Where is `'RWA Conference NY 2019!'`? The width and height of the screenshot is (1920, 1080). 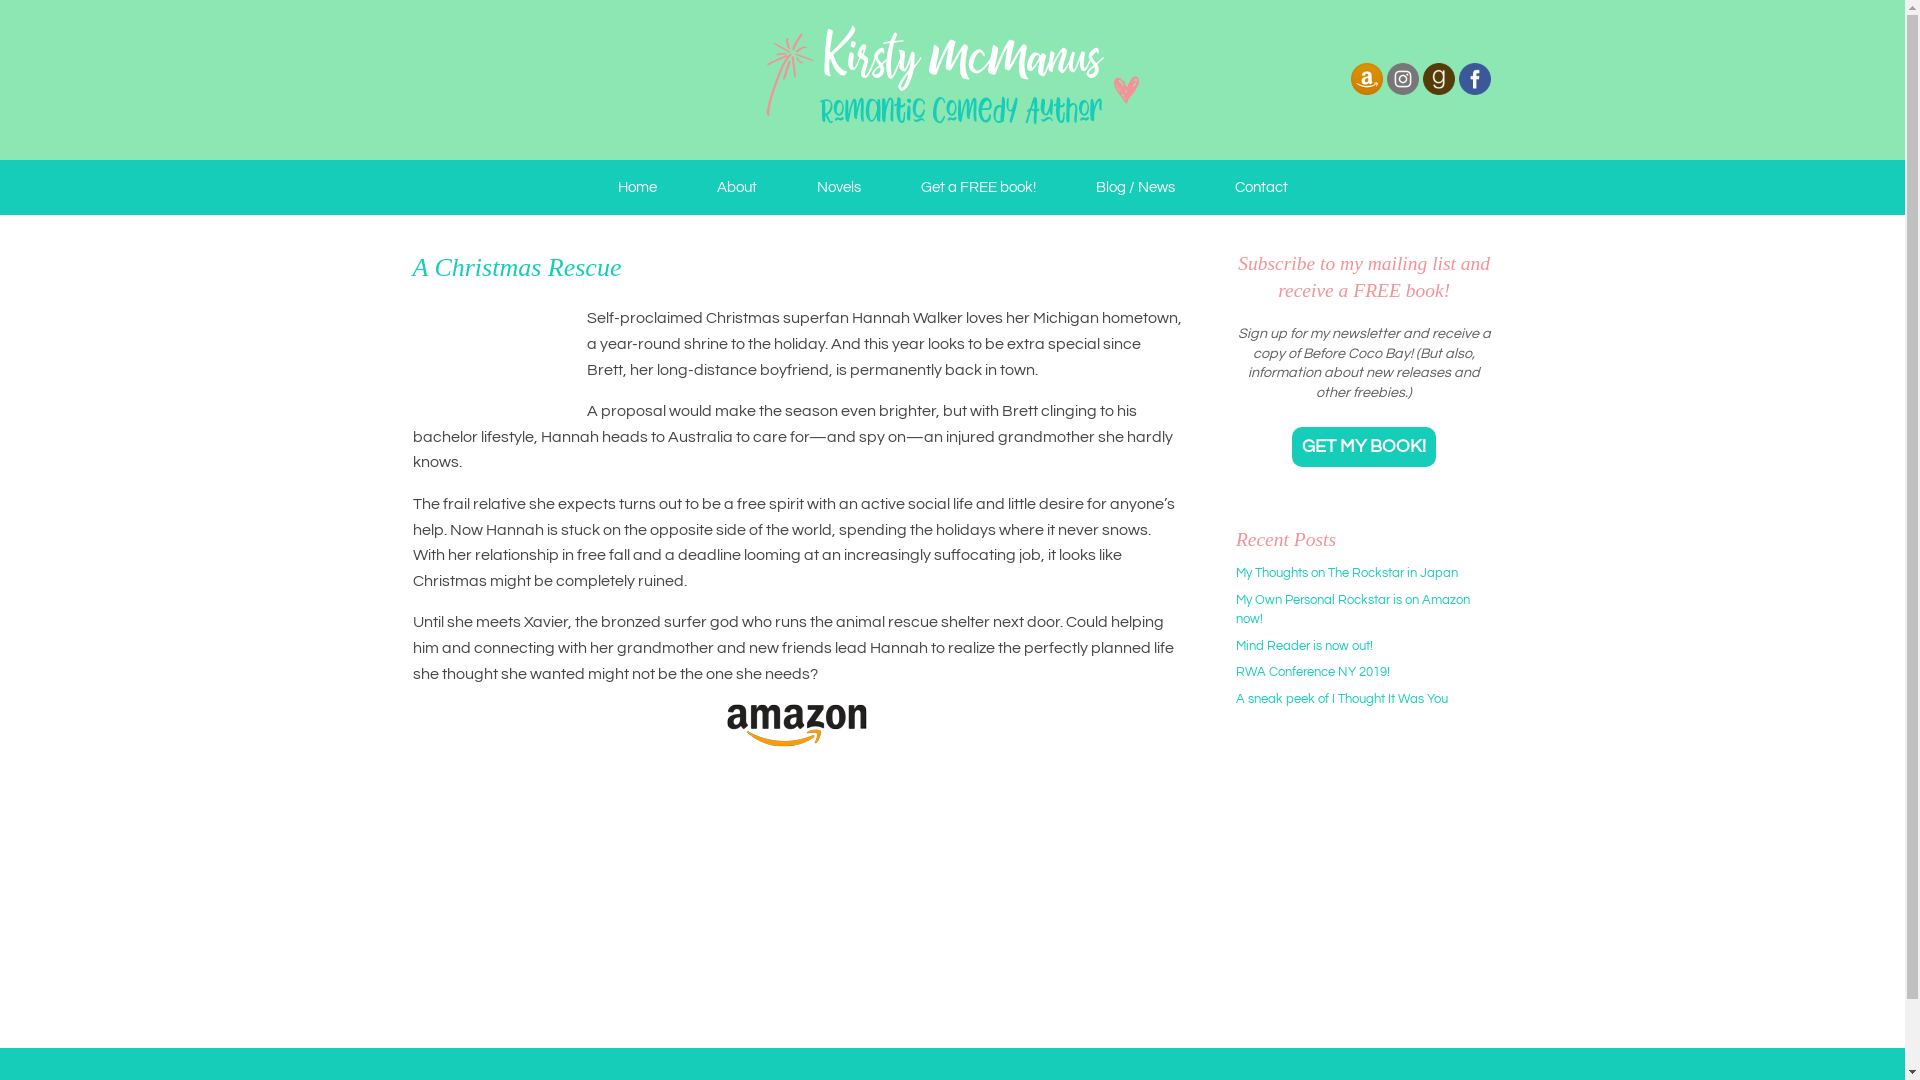
'RWA Conference NY 2019!' is located at coordinates (1235, 671).